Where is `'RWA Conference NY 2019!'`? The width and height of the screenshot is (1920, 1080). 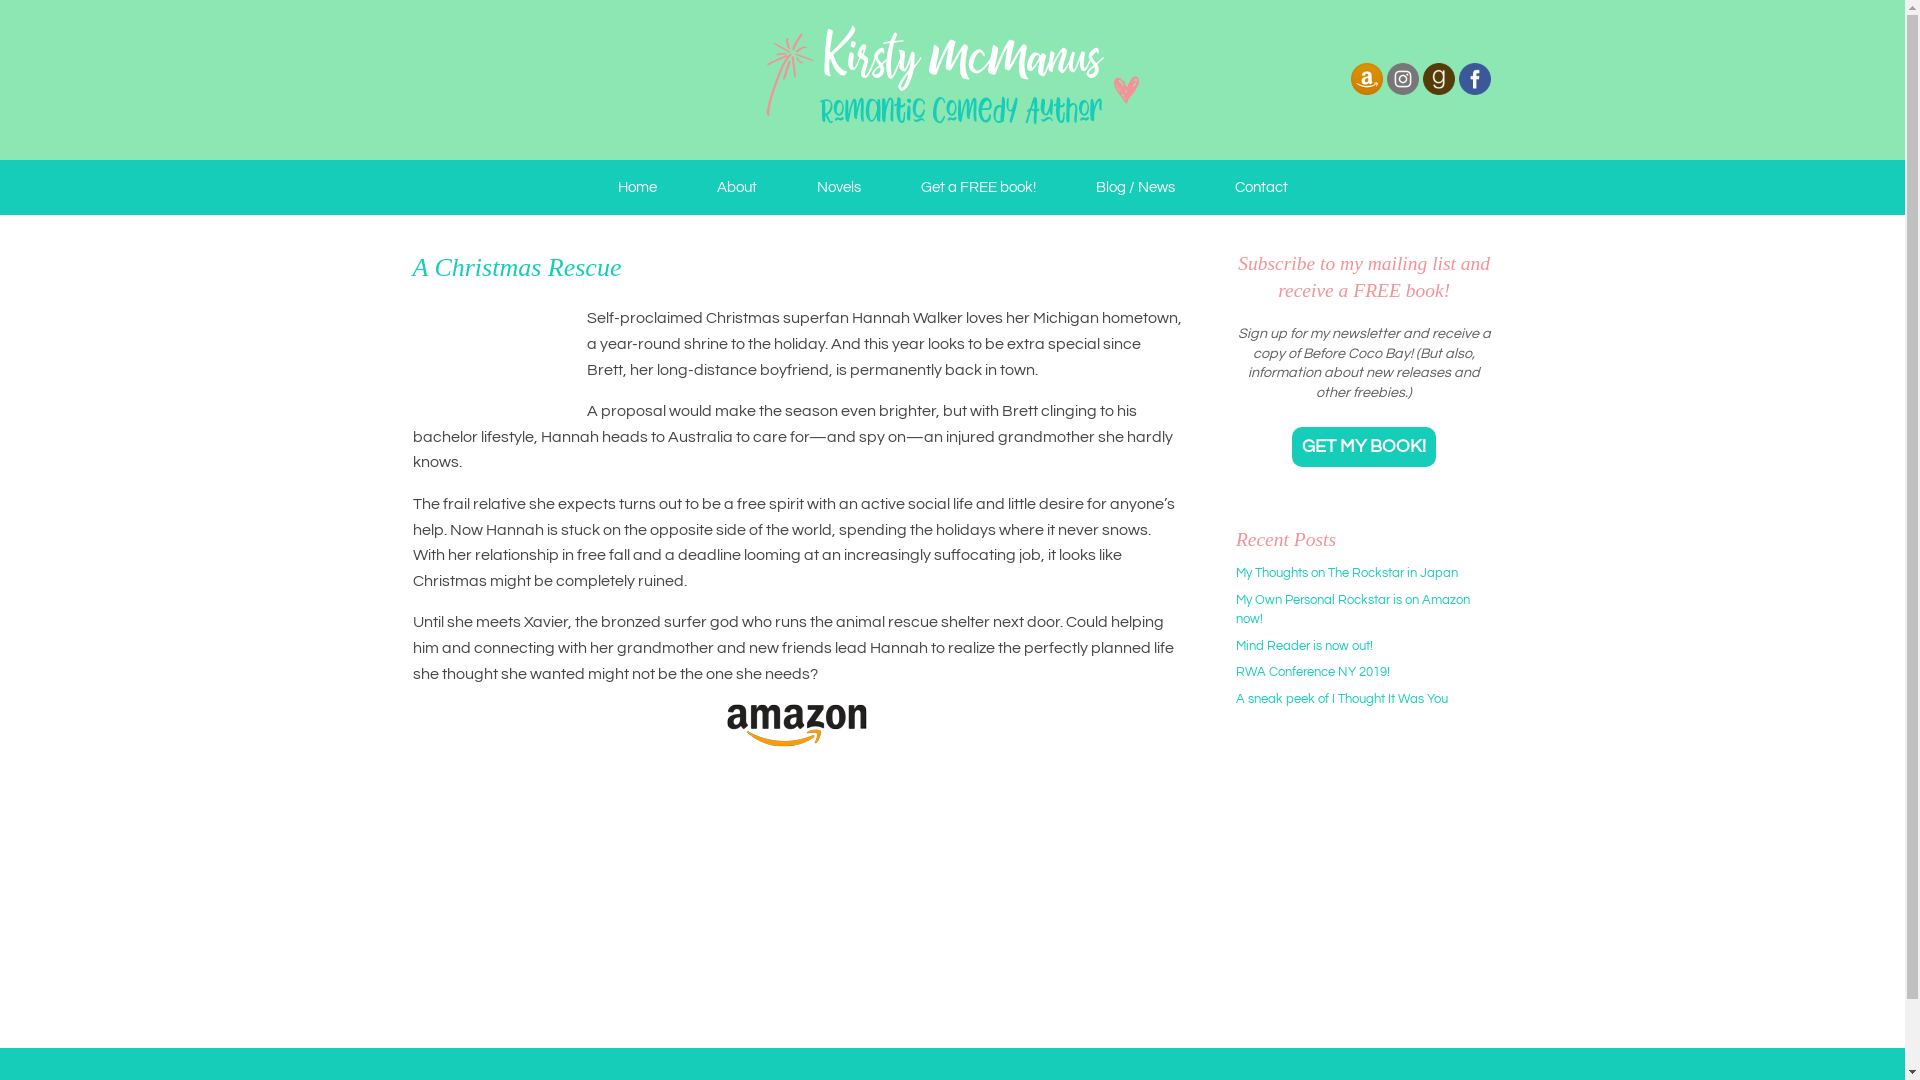
'RWA Conference NY 2019!' is located at coordinates (1235, 671).